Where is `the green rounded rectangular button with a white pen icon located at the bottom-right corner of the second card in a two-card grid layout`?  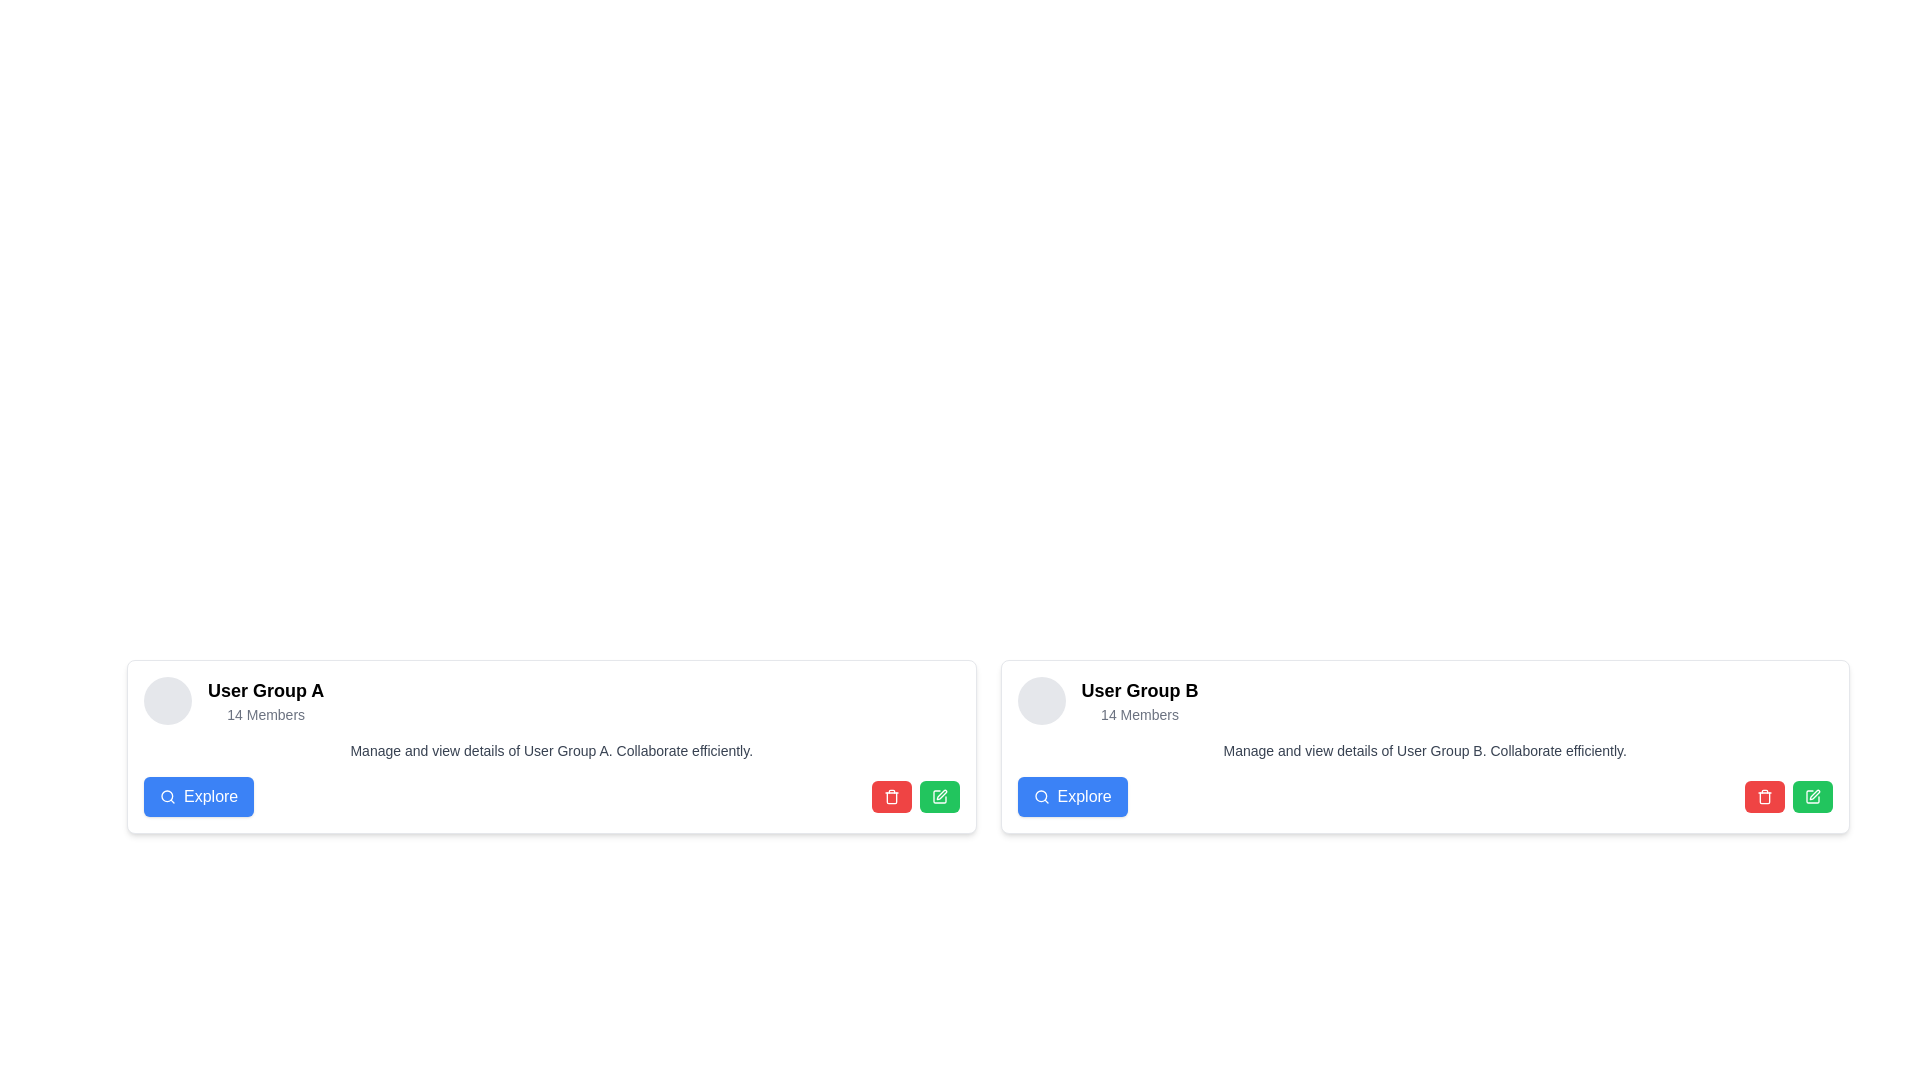
the green rounded rectangular button with a white pen icon located at the bottom-right corner of the second card in a two-card grid layout is located at coordinates (1813, 796).